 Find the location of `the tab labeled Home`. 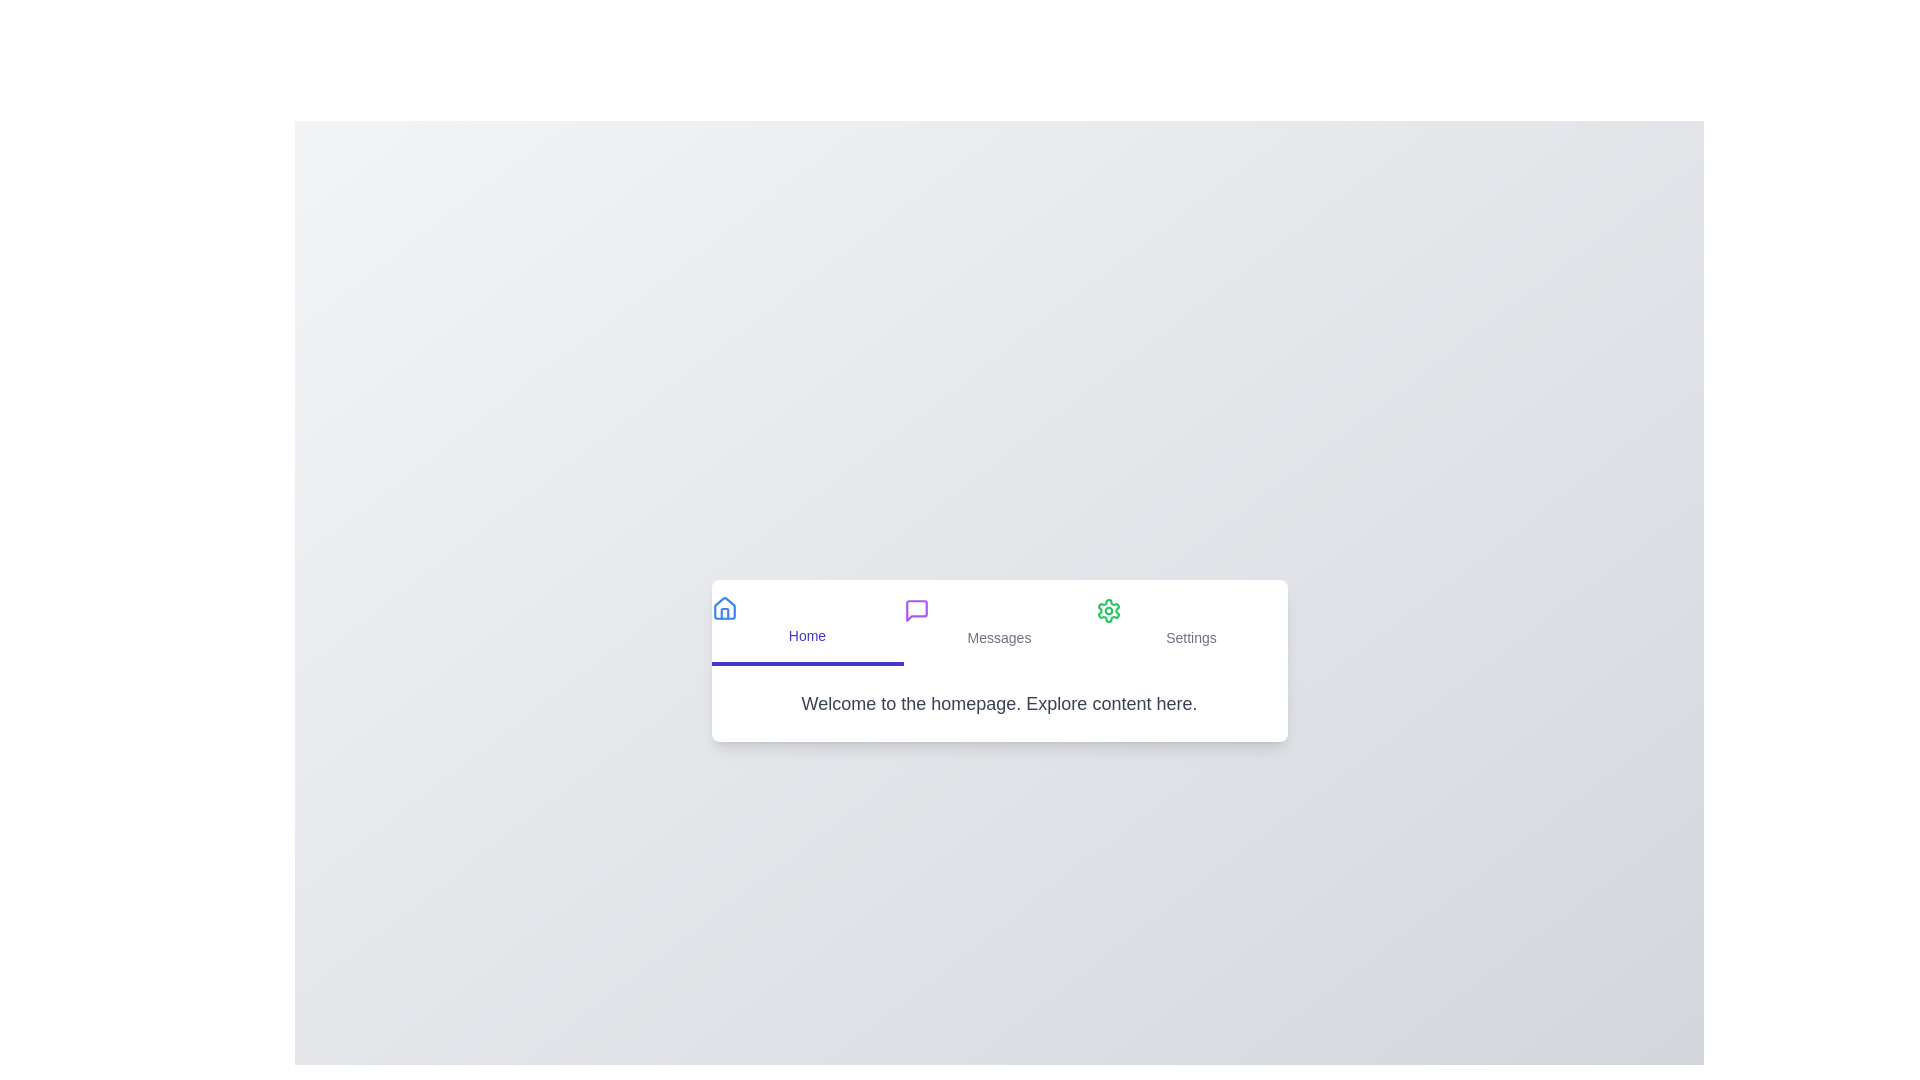

the tab labeled Home is located at coordinates (807, 622).